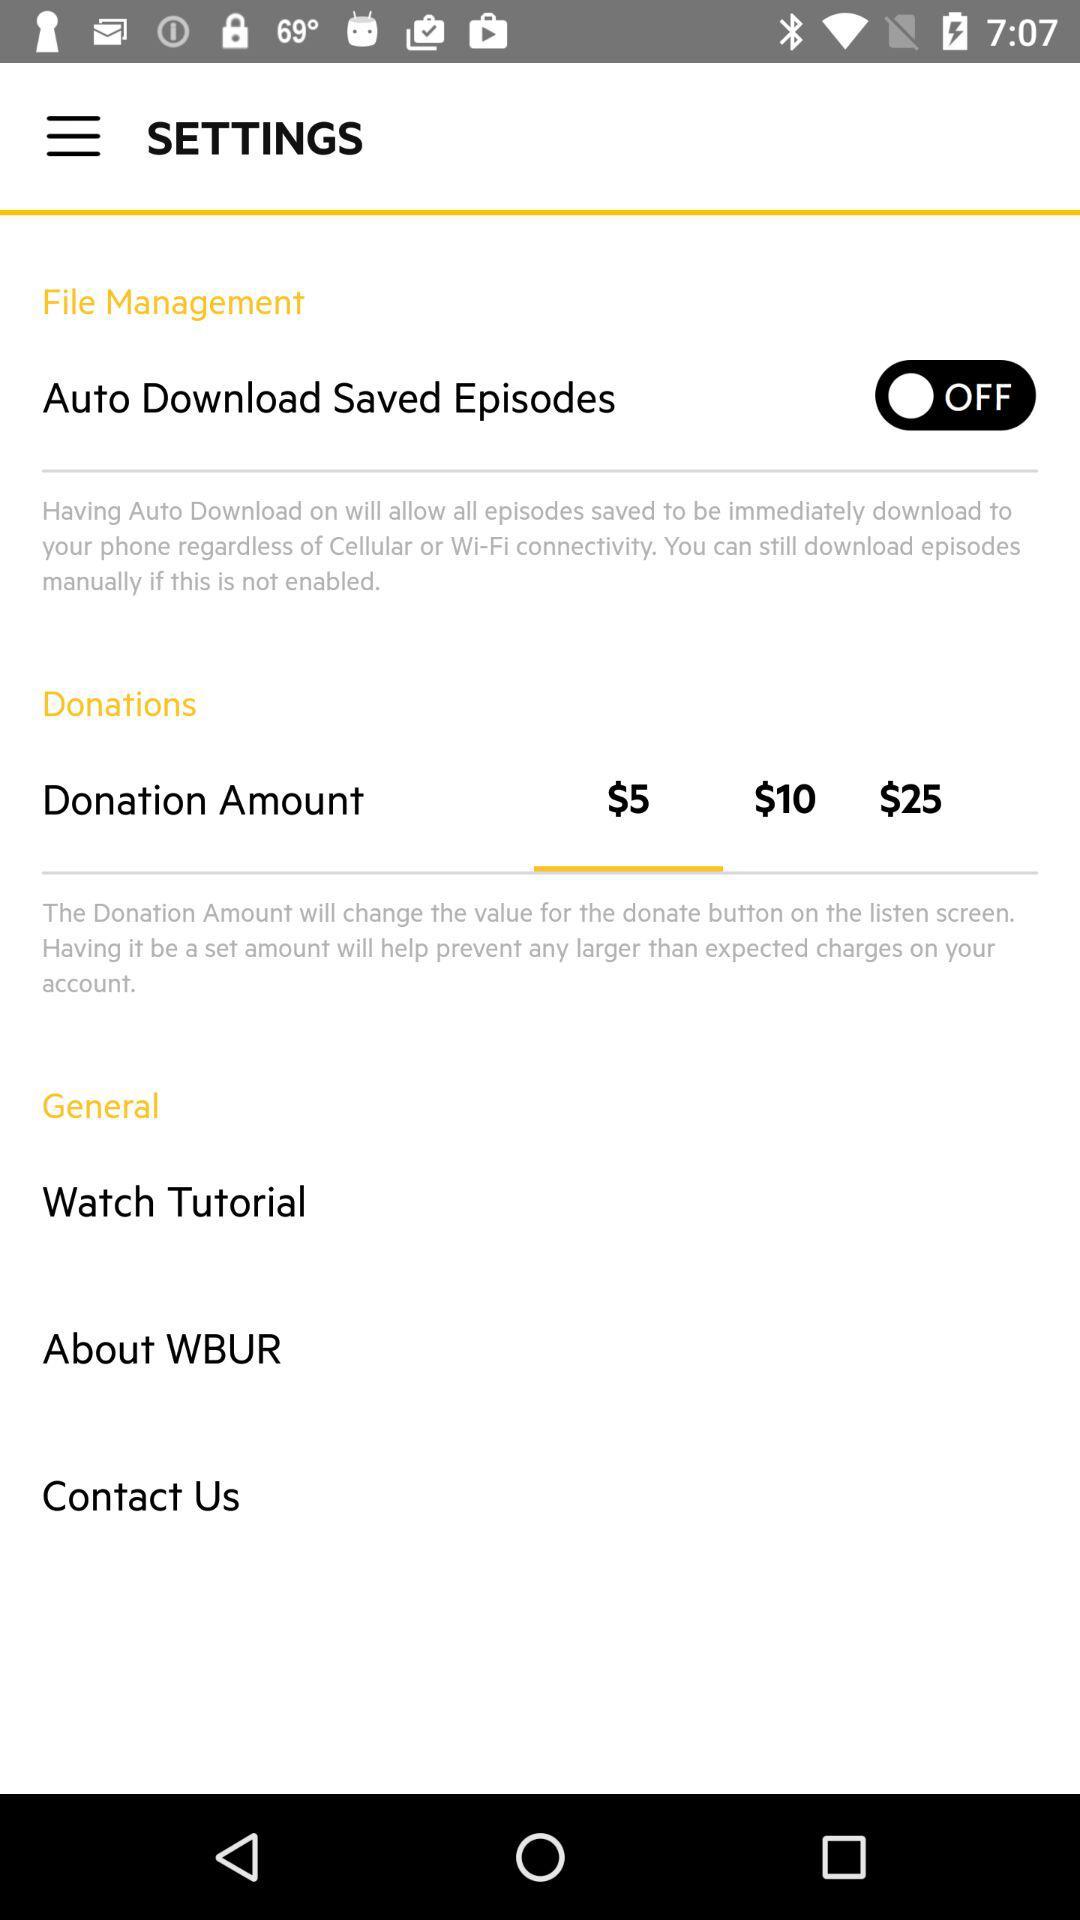 The width and height of the screenshot is (1080, 1920). I want to click on about wbur icon, so click(540, 1347).